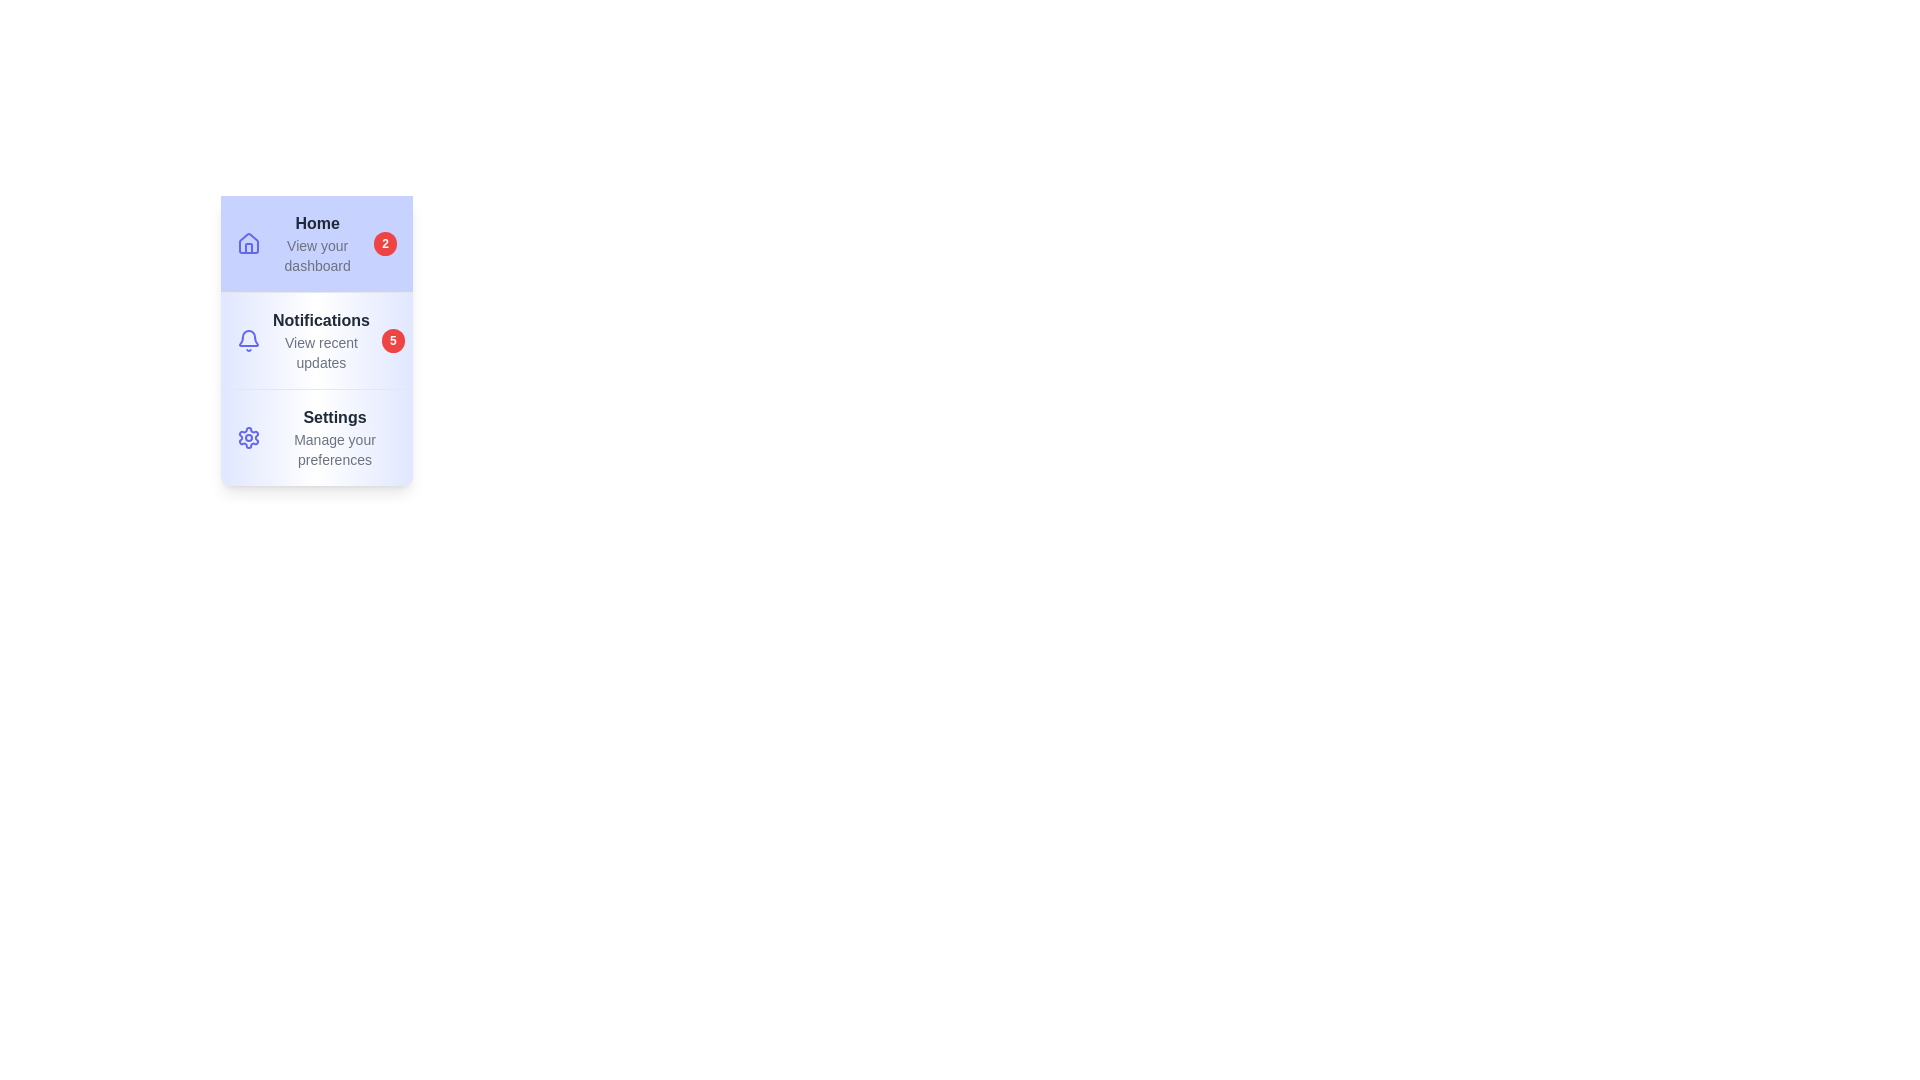  I want to click on the menu item Settings from the navigation menu, so click(315, 435).